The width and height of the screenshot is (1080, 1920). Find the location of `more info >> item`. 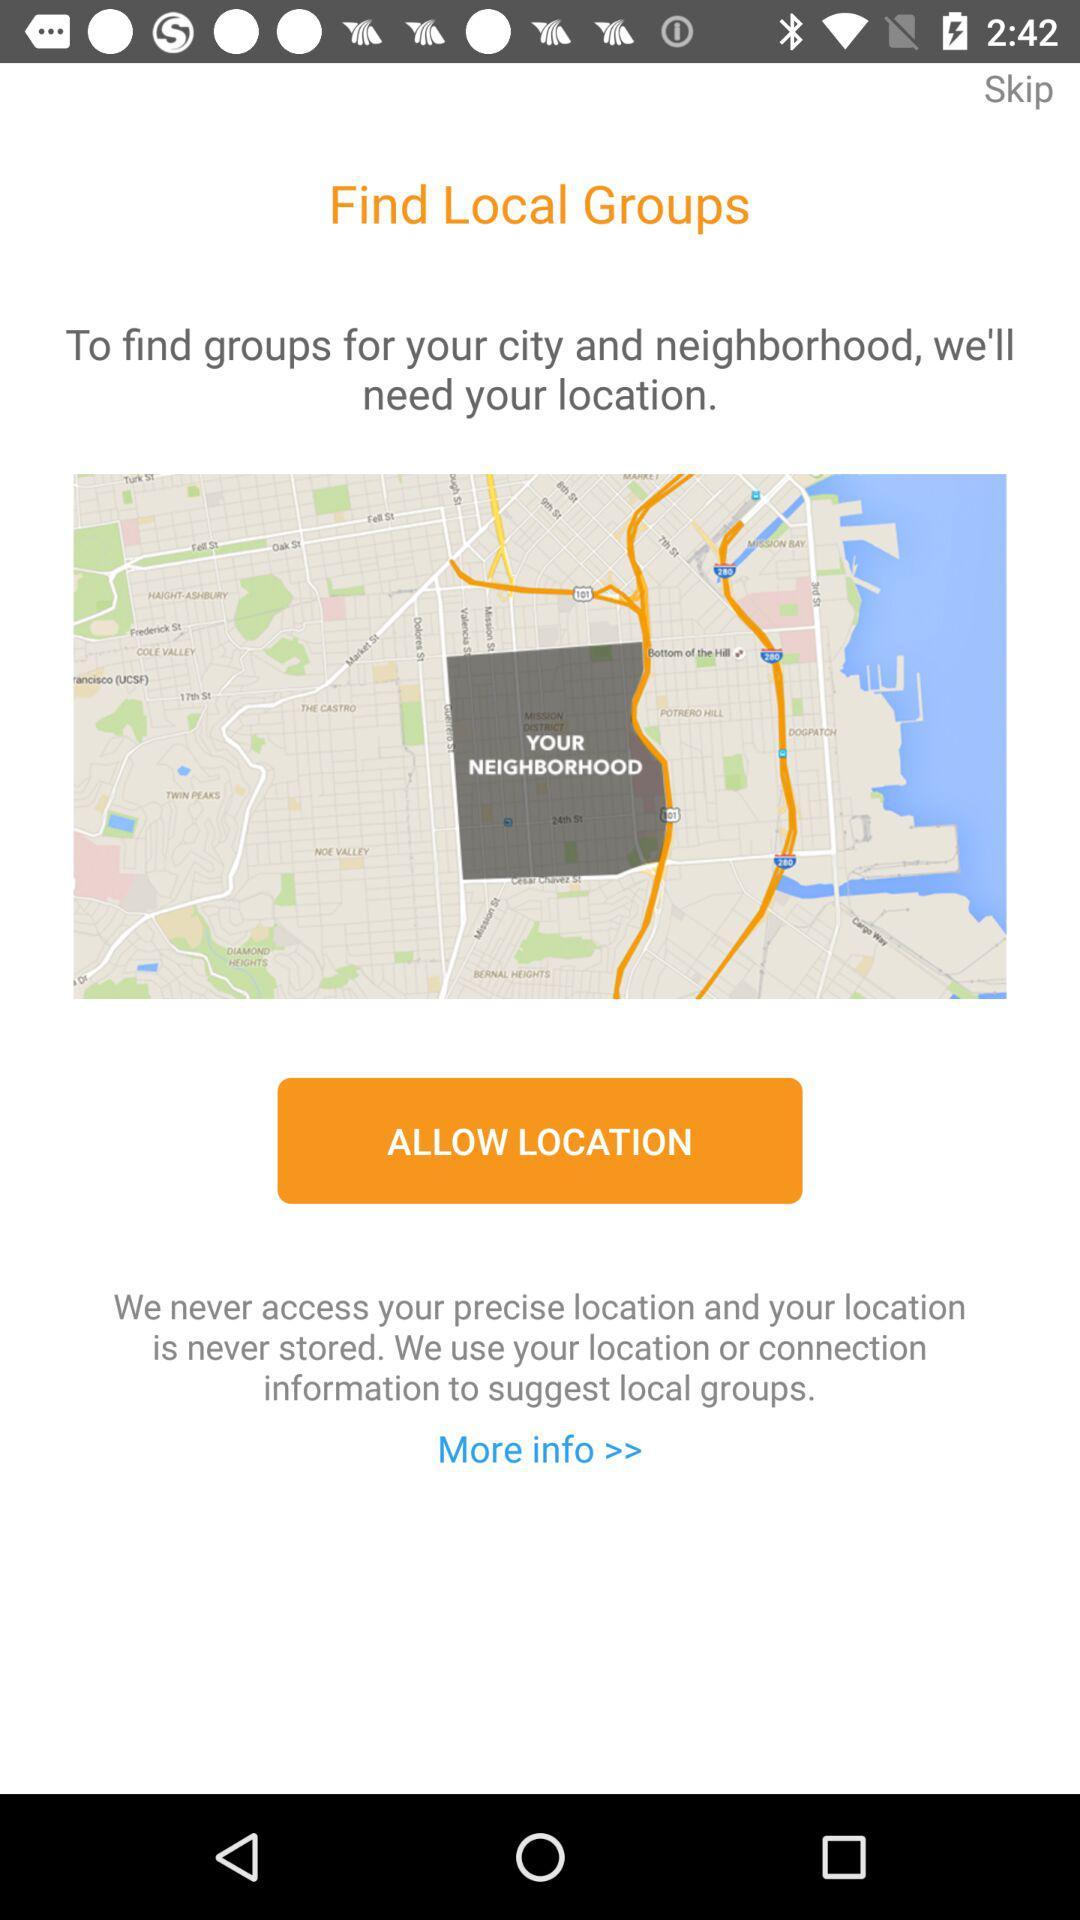

more info >> item is located at coordinates (540, 1448).